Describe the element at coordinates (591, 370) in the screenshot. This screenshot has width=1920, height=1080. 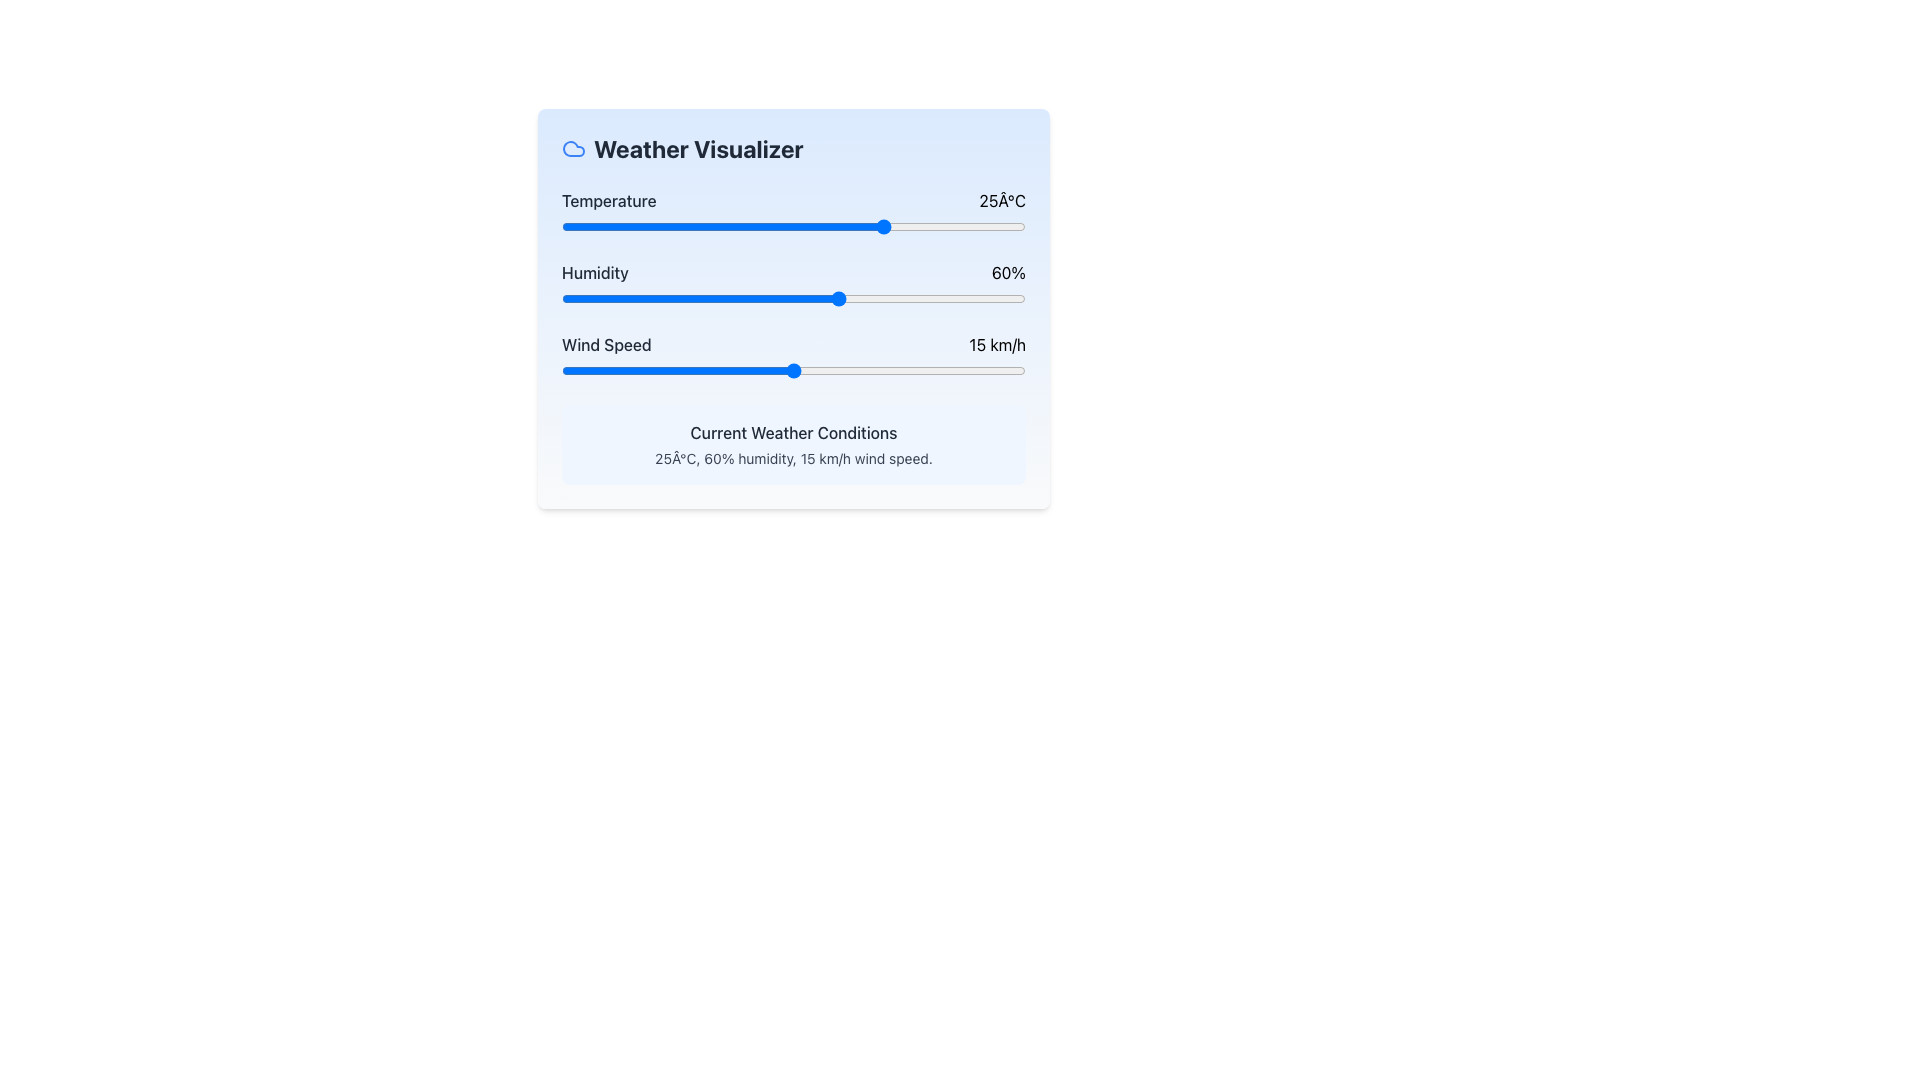
I see `wind speed` at that location.